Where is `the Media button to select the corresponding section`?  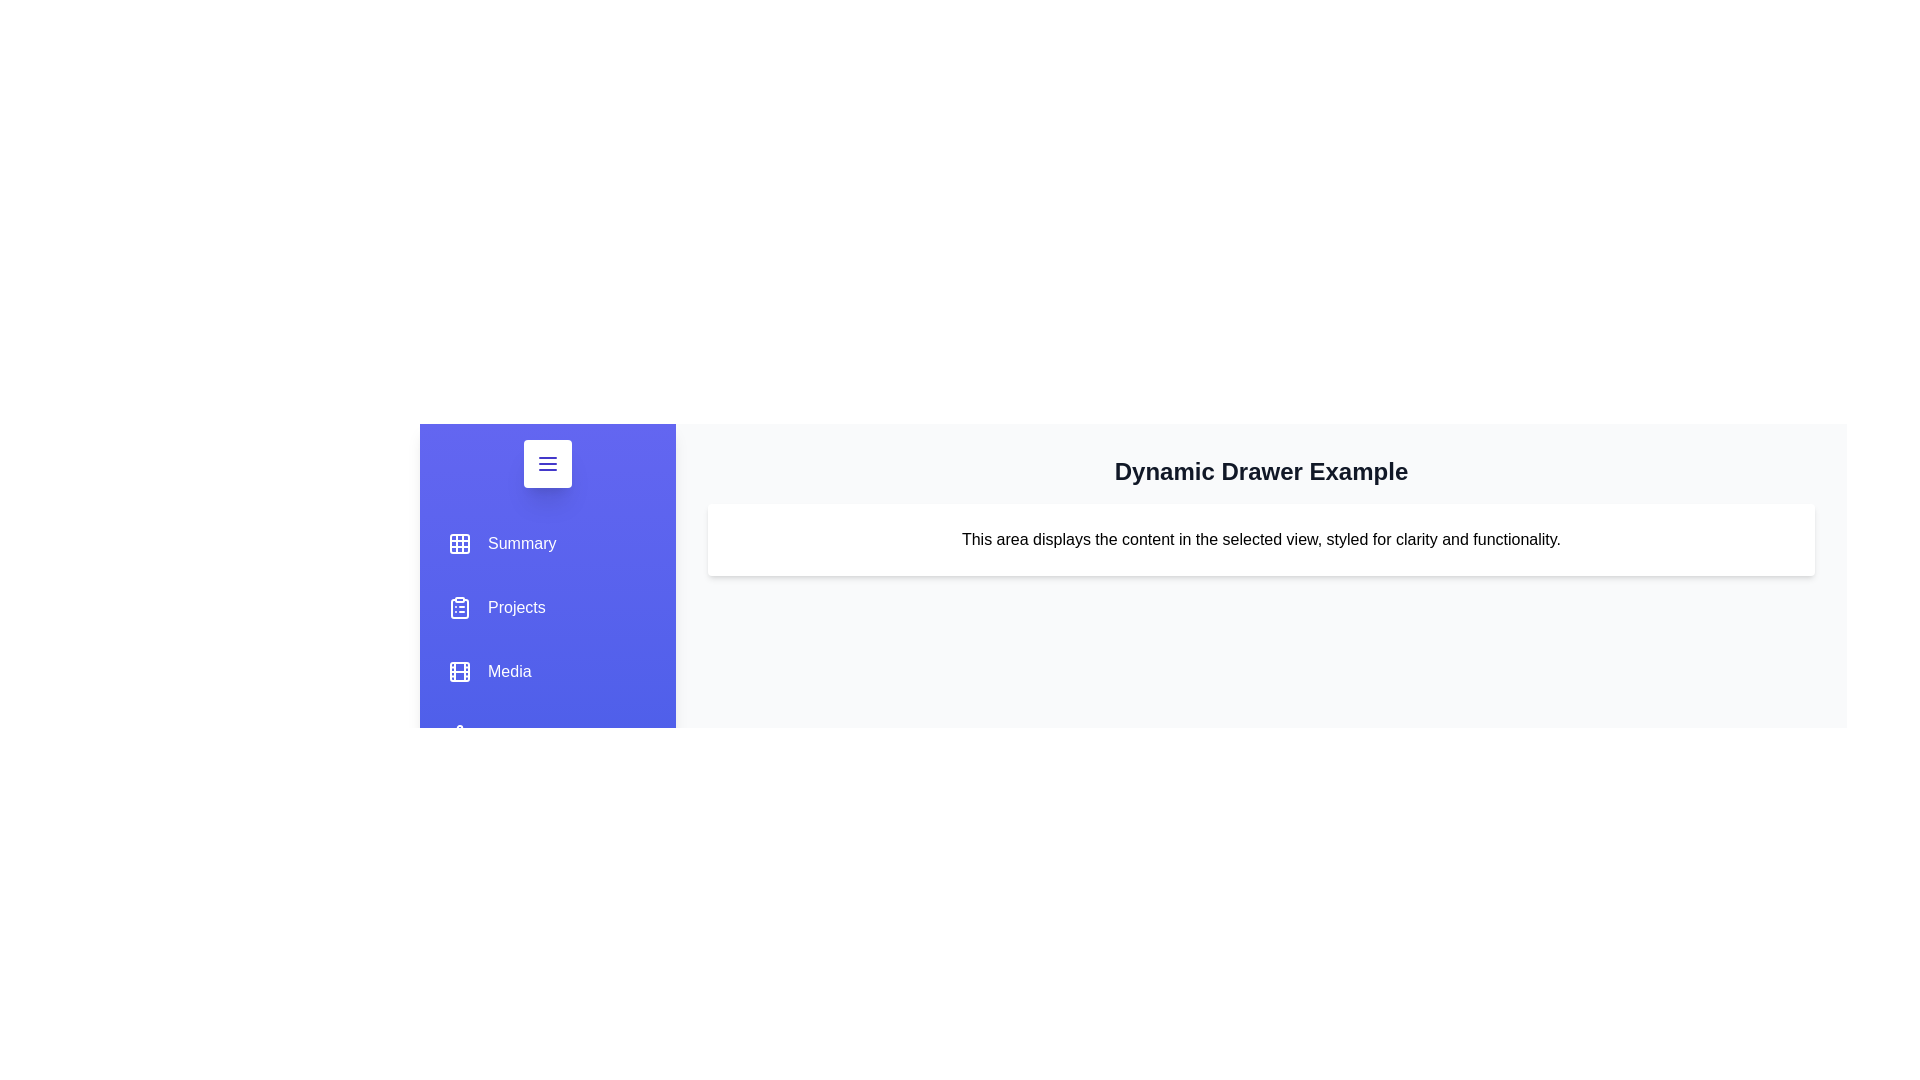
the Media button to select the corresponding section is located at coordinates (489, 671).